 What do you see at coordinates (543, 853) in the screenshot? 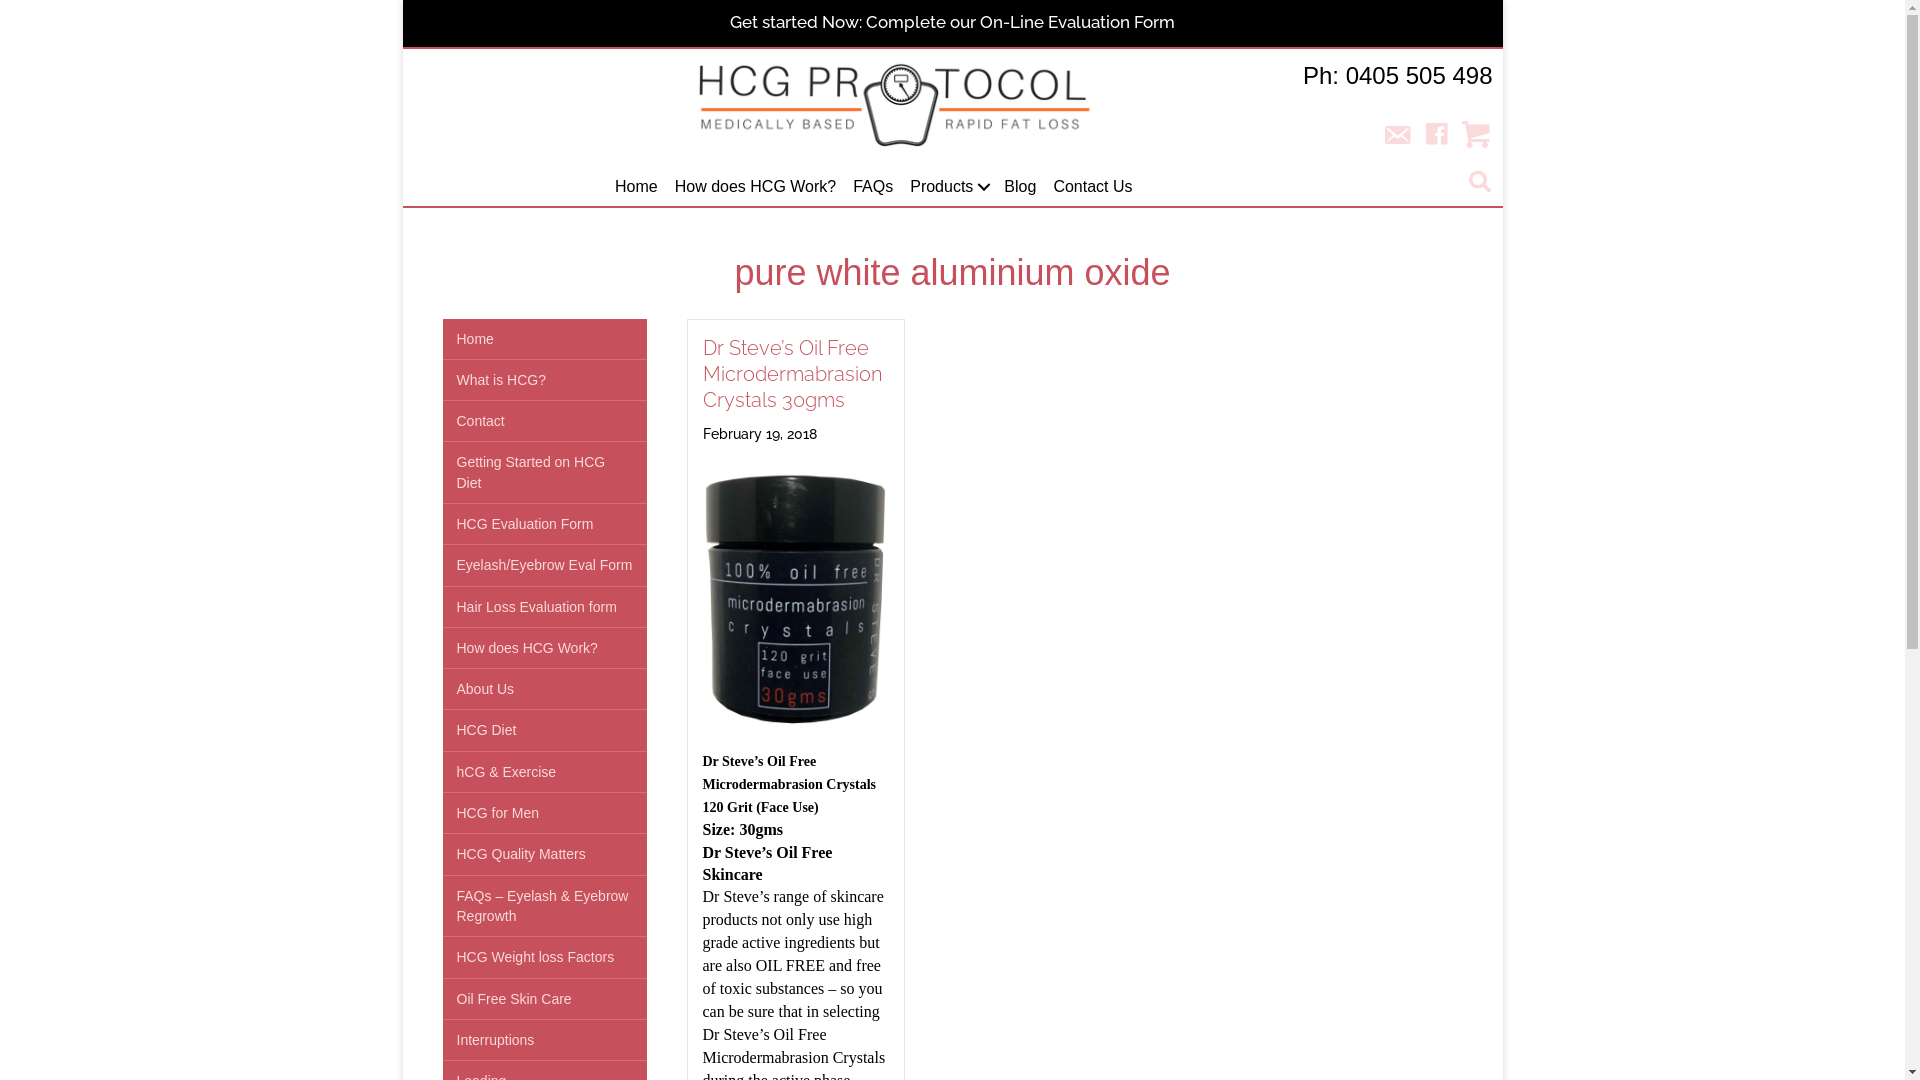
I see `'HCG Quality Matters'` at bounding box center [543, 853].